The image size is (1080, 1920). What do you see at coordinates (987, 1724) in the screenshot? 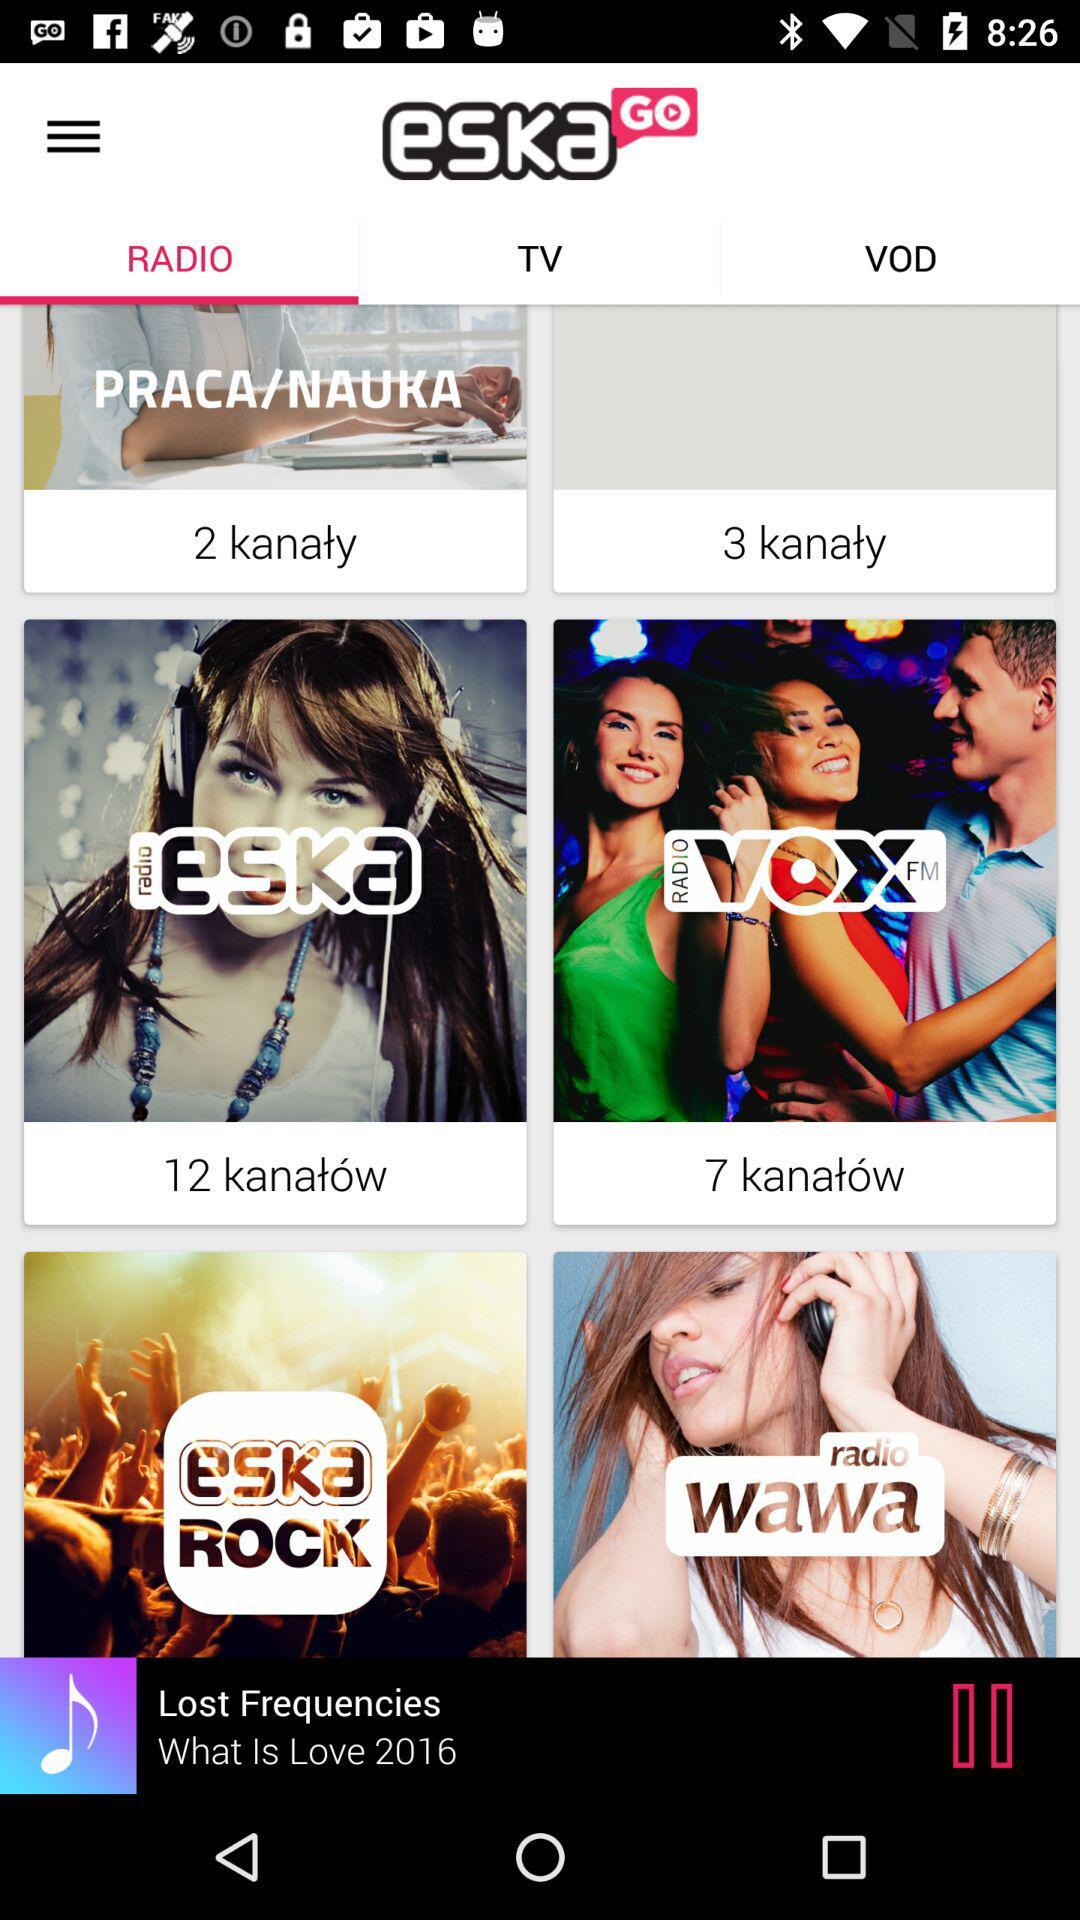
I see `the pause icon` at bounding box center [987, 1724].